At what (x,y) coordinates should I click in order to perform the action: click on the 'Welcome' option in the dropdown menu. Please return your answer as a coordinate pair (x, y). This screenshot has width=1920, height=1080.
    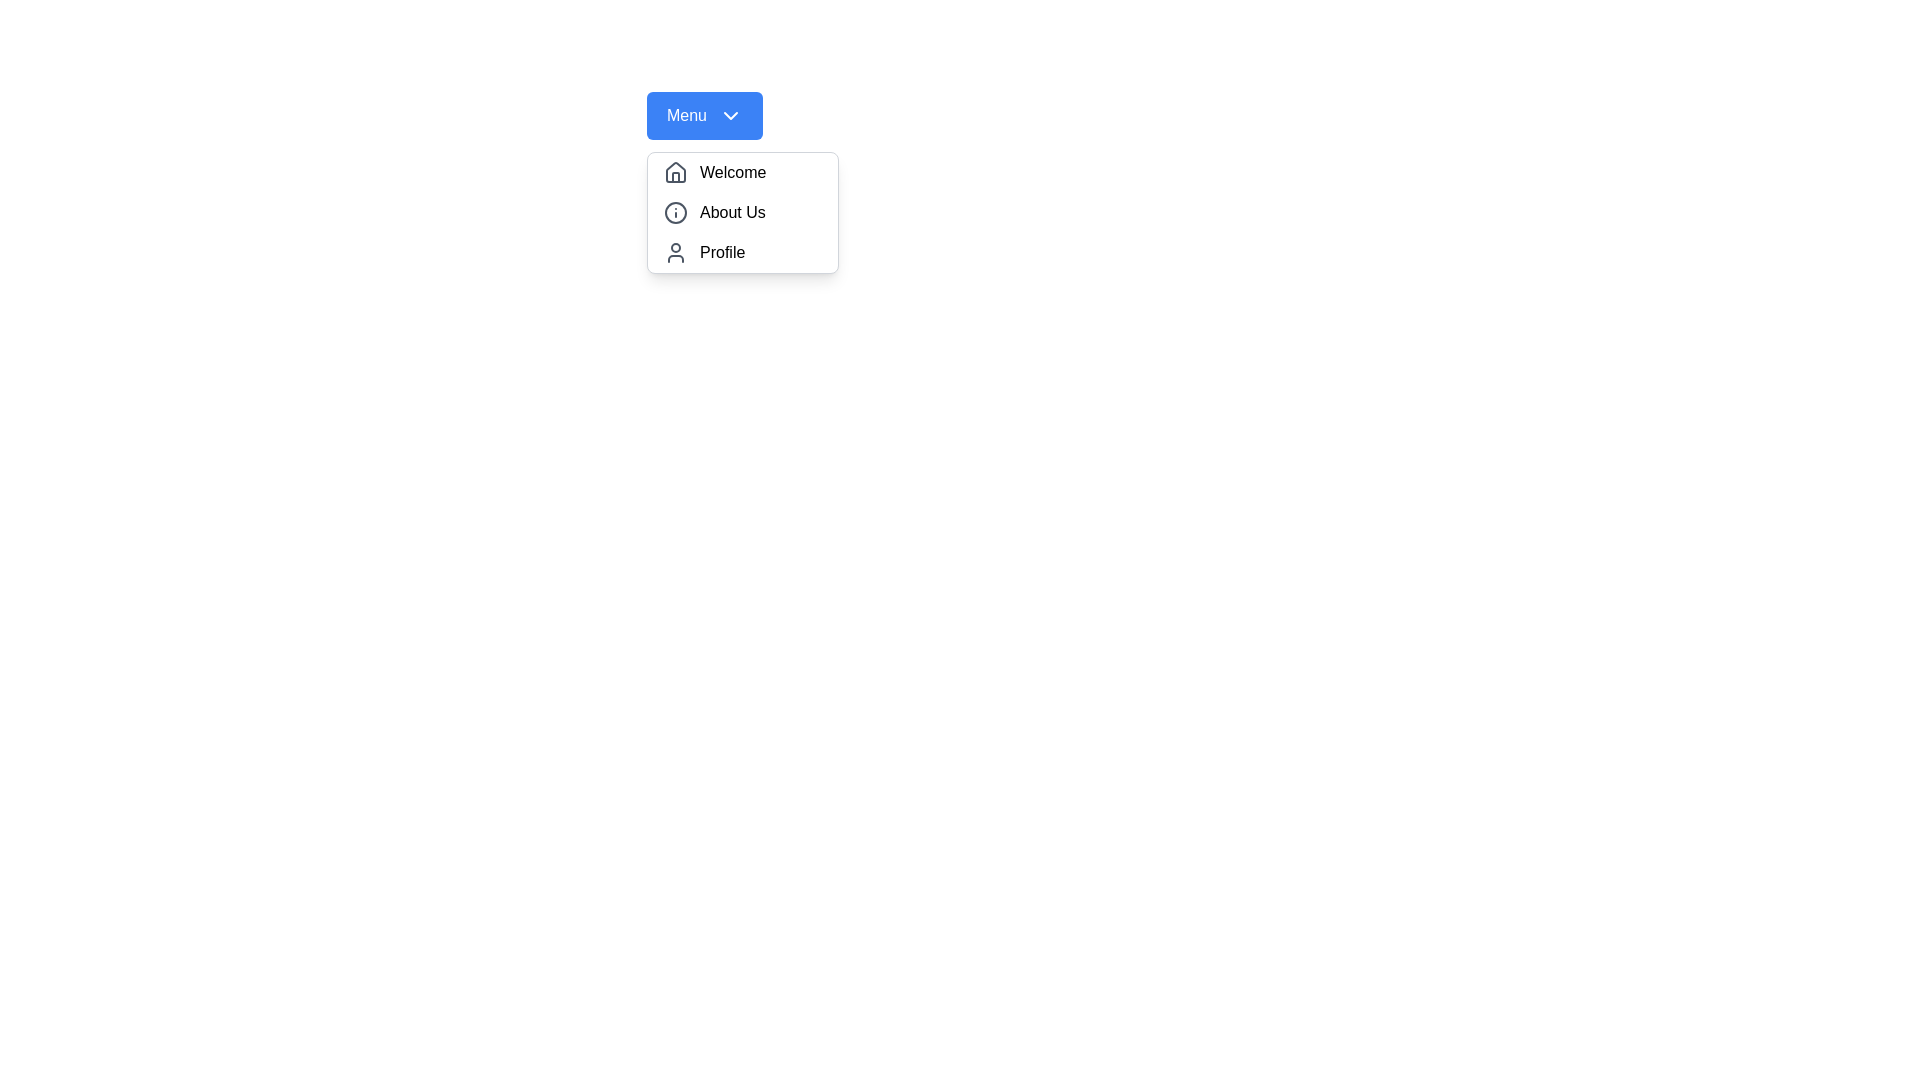
    Looking at the image, I should click on (742, 172).